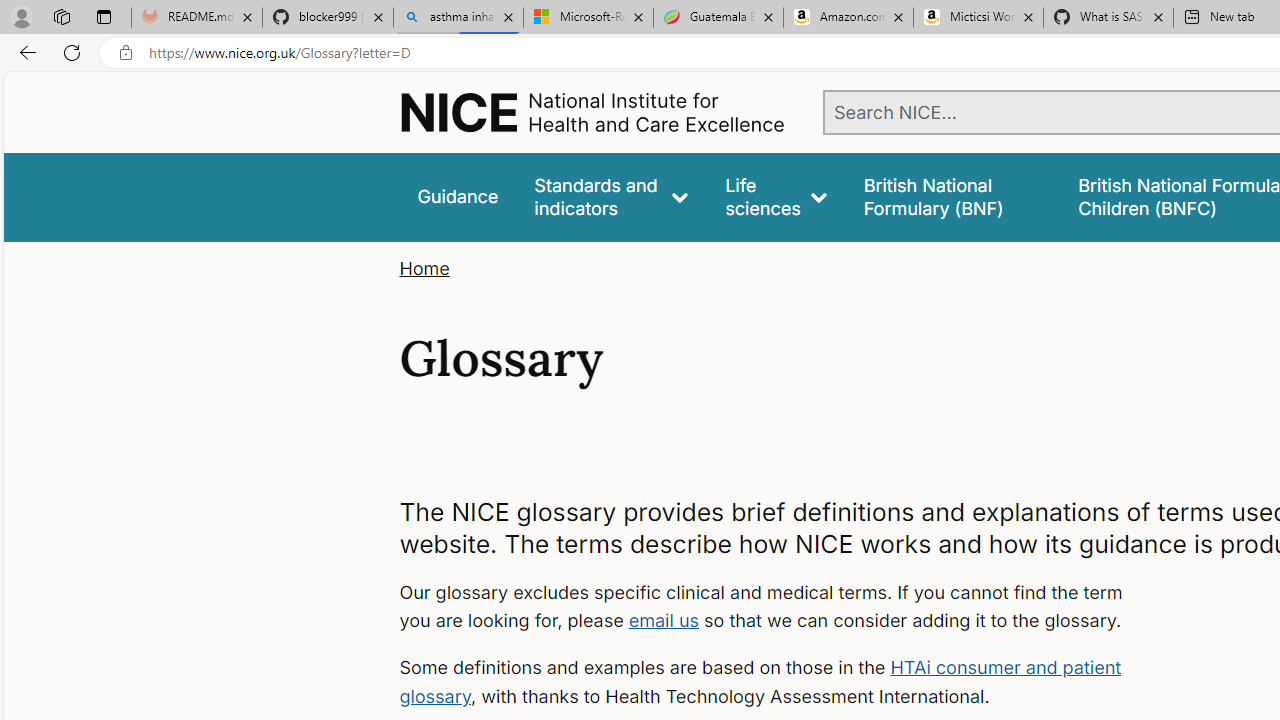 This screenshot has width=1280, height=720. I want to click on 'false', so click(951, 197).